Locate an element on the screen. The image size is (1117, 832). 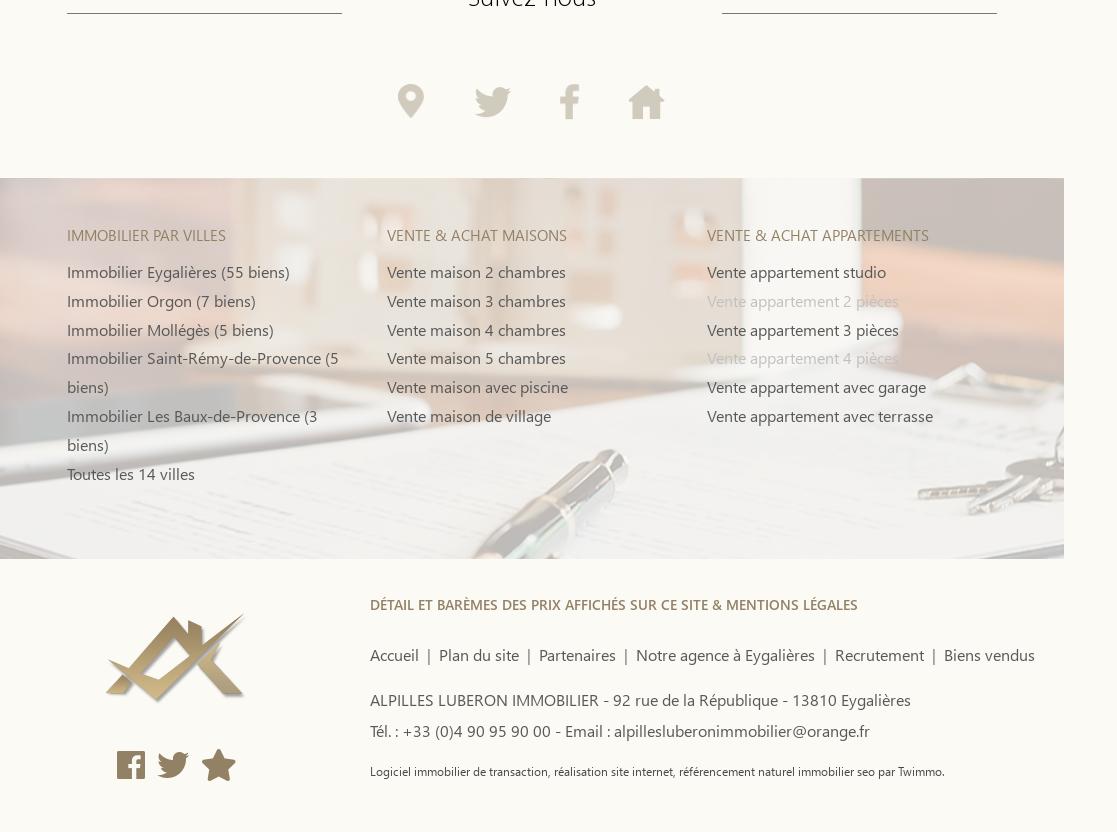
'Vente appartement 4 pièces' is located at coordinates (802, 357).